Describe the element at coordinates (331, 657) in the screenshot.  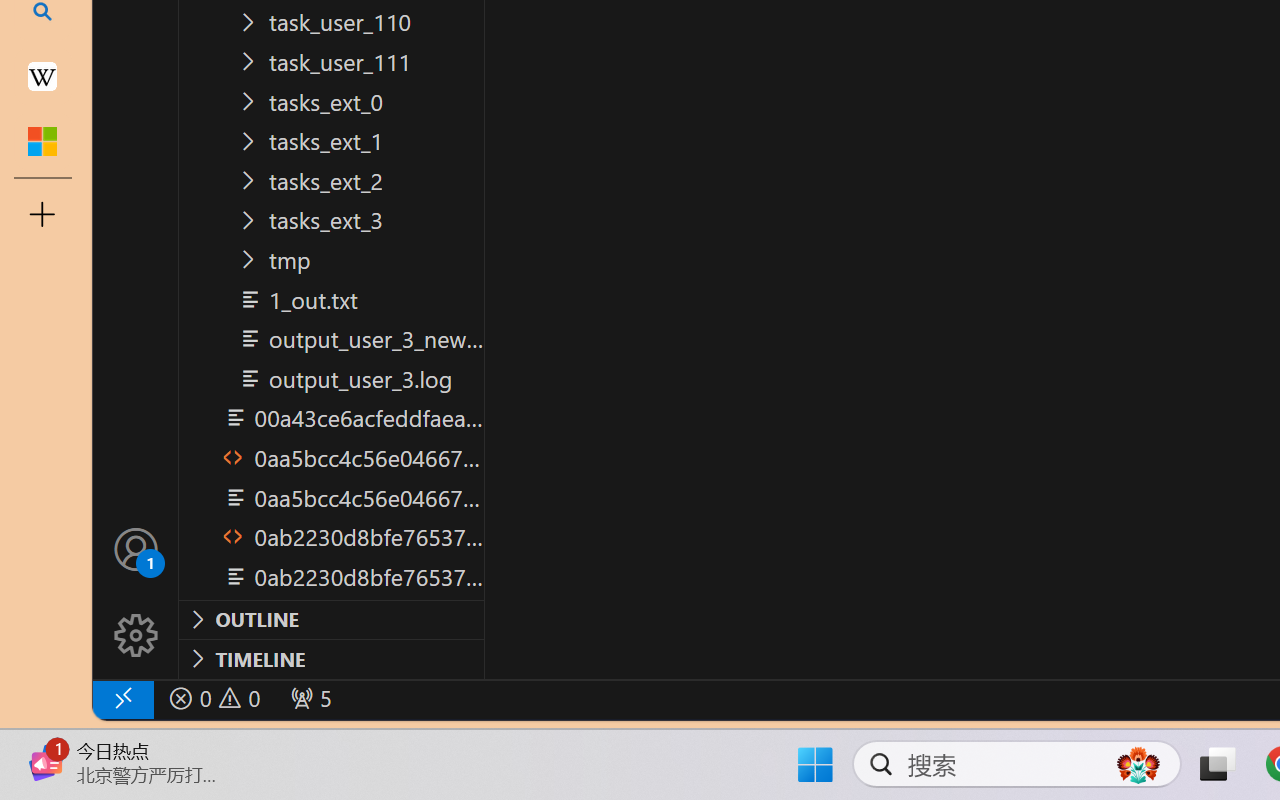
I see `'Timeline Section'` at that location.